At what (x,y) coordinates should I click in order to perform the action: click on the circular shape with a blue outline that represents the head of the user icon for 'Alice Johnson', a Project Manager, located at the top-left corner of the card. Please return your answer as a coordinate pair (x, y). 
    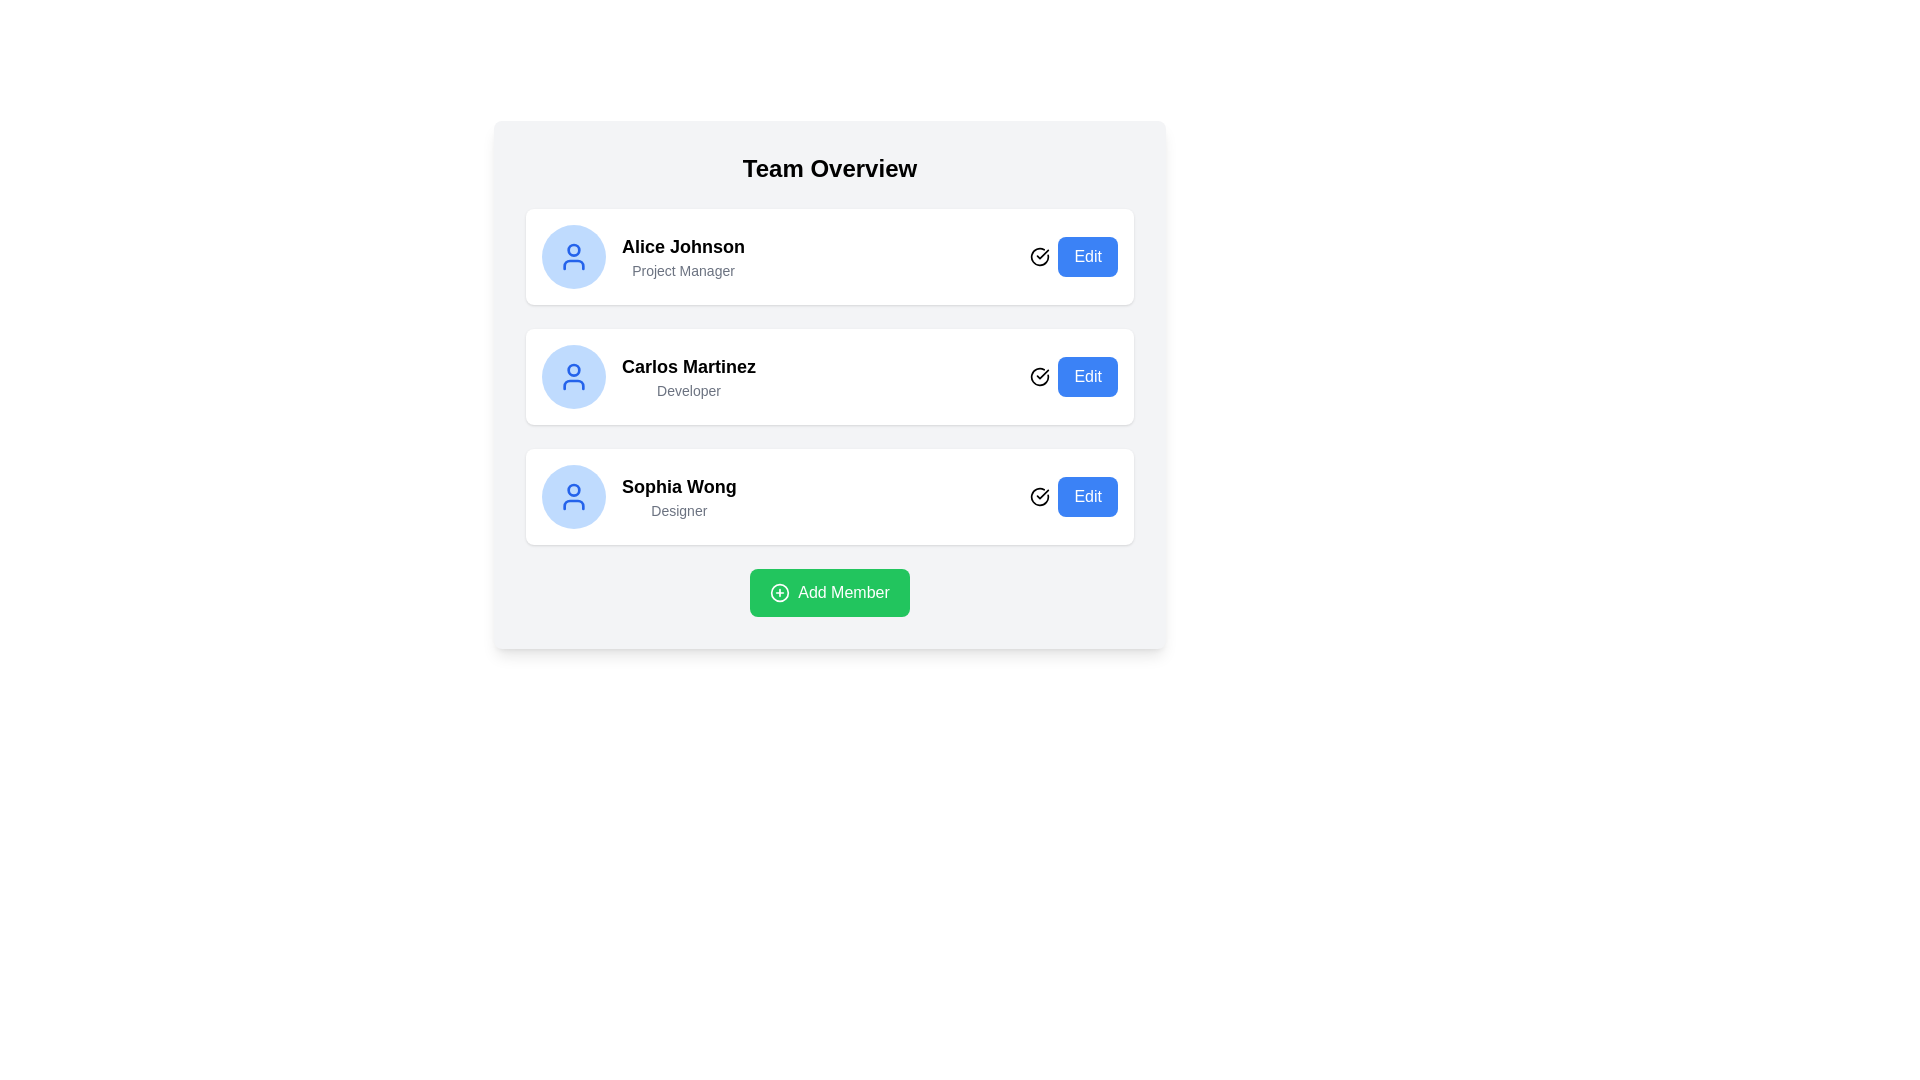
    Looking at the image, I should click on (573, 249).